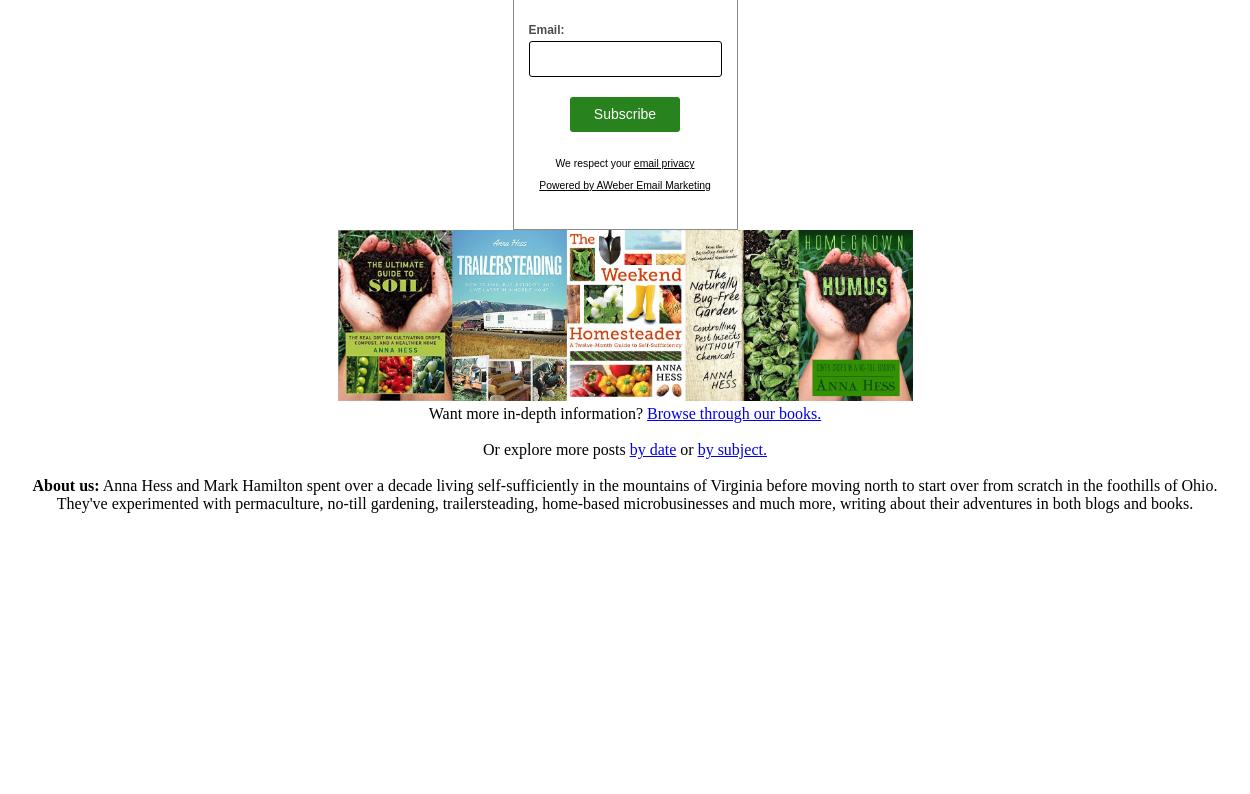  I want to click on 'We respect your', so click(593, 162).